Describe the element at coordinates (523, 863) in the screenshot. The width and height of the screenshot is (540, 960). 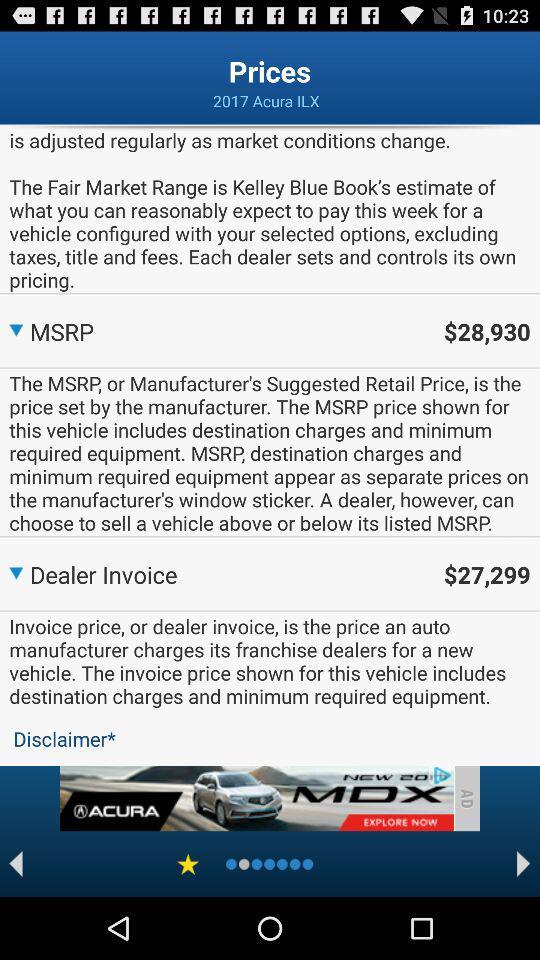
I see `next listing` at that location.